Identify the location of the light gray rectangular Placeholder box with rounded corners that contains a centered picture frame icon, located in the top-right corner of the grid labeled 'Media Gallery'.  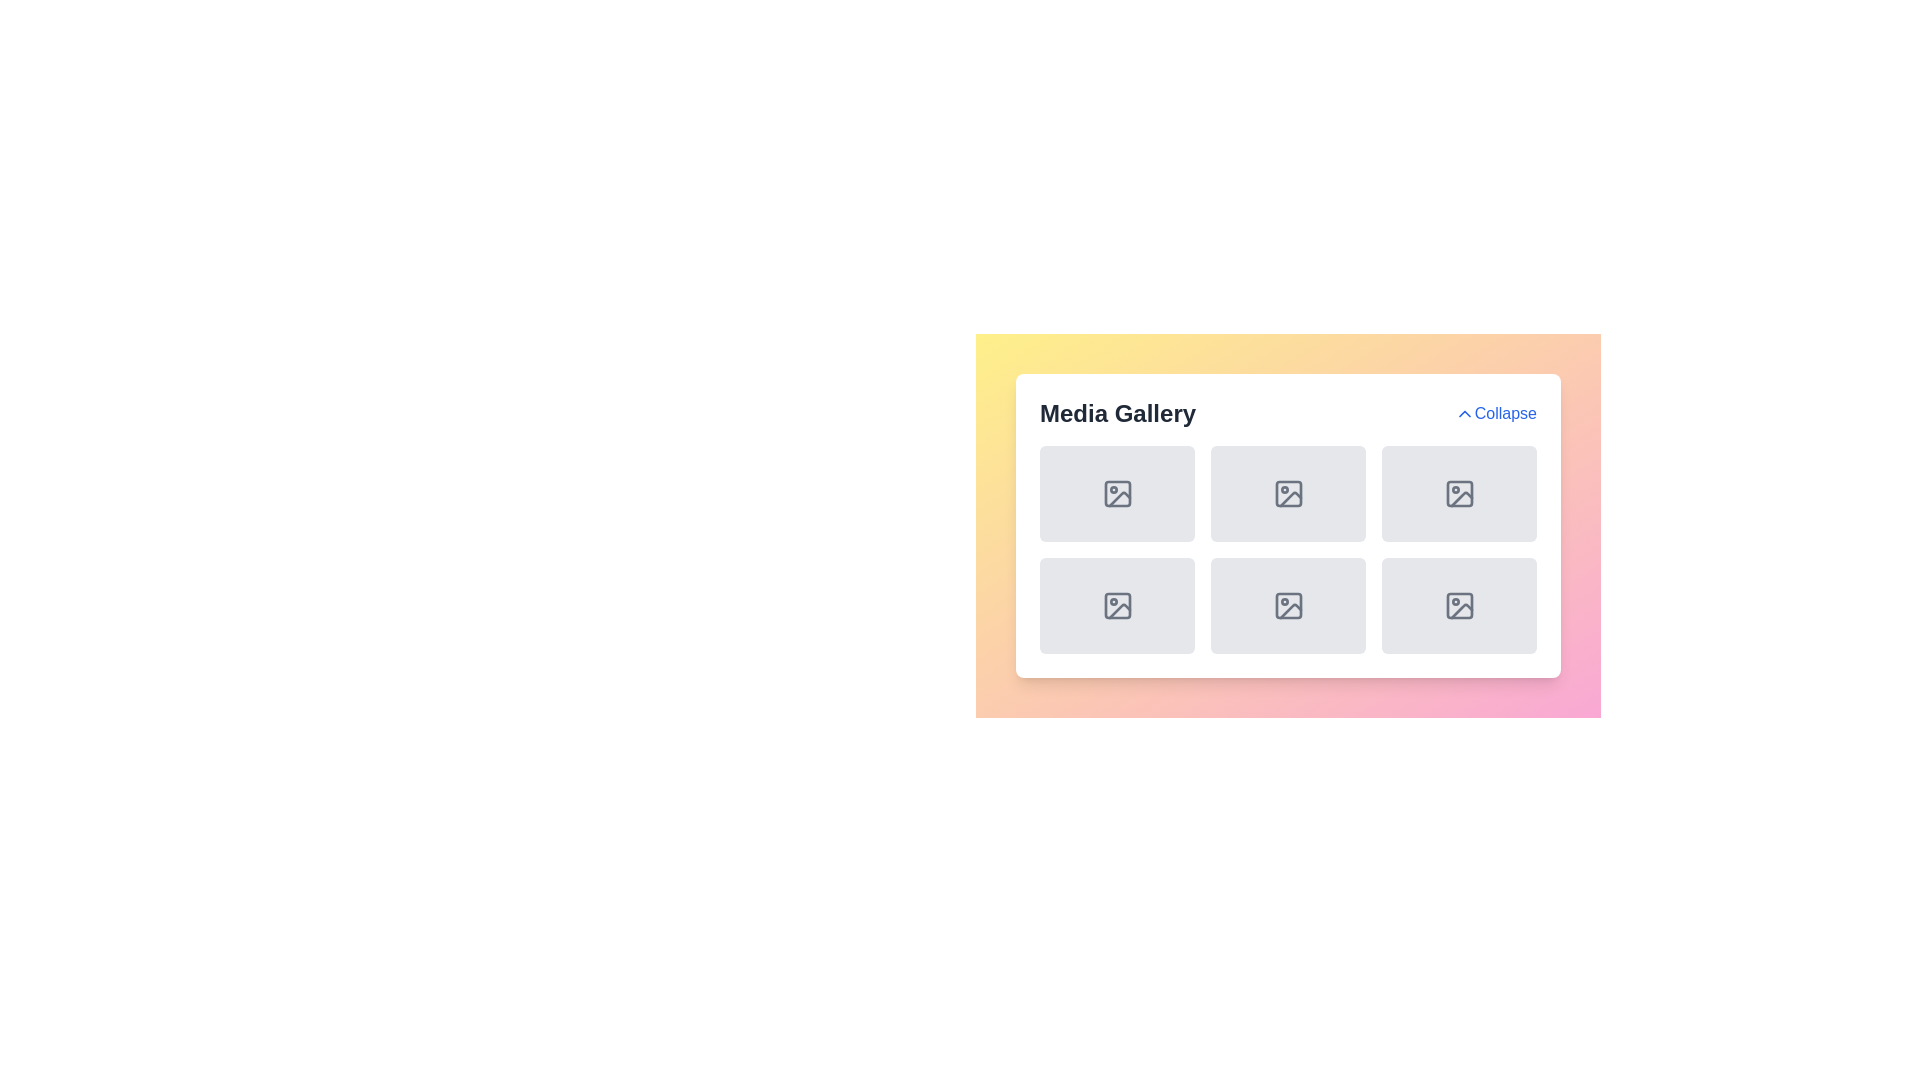
(1459, 493).